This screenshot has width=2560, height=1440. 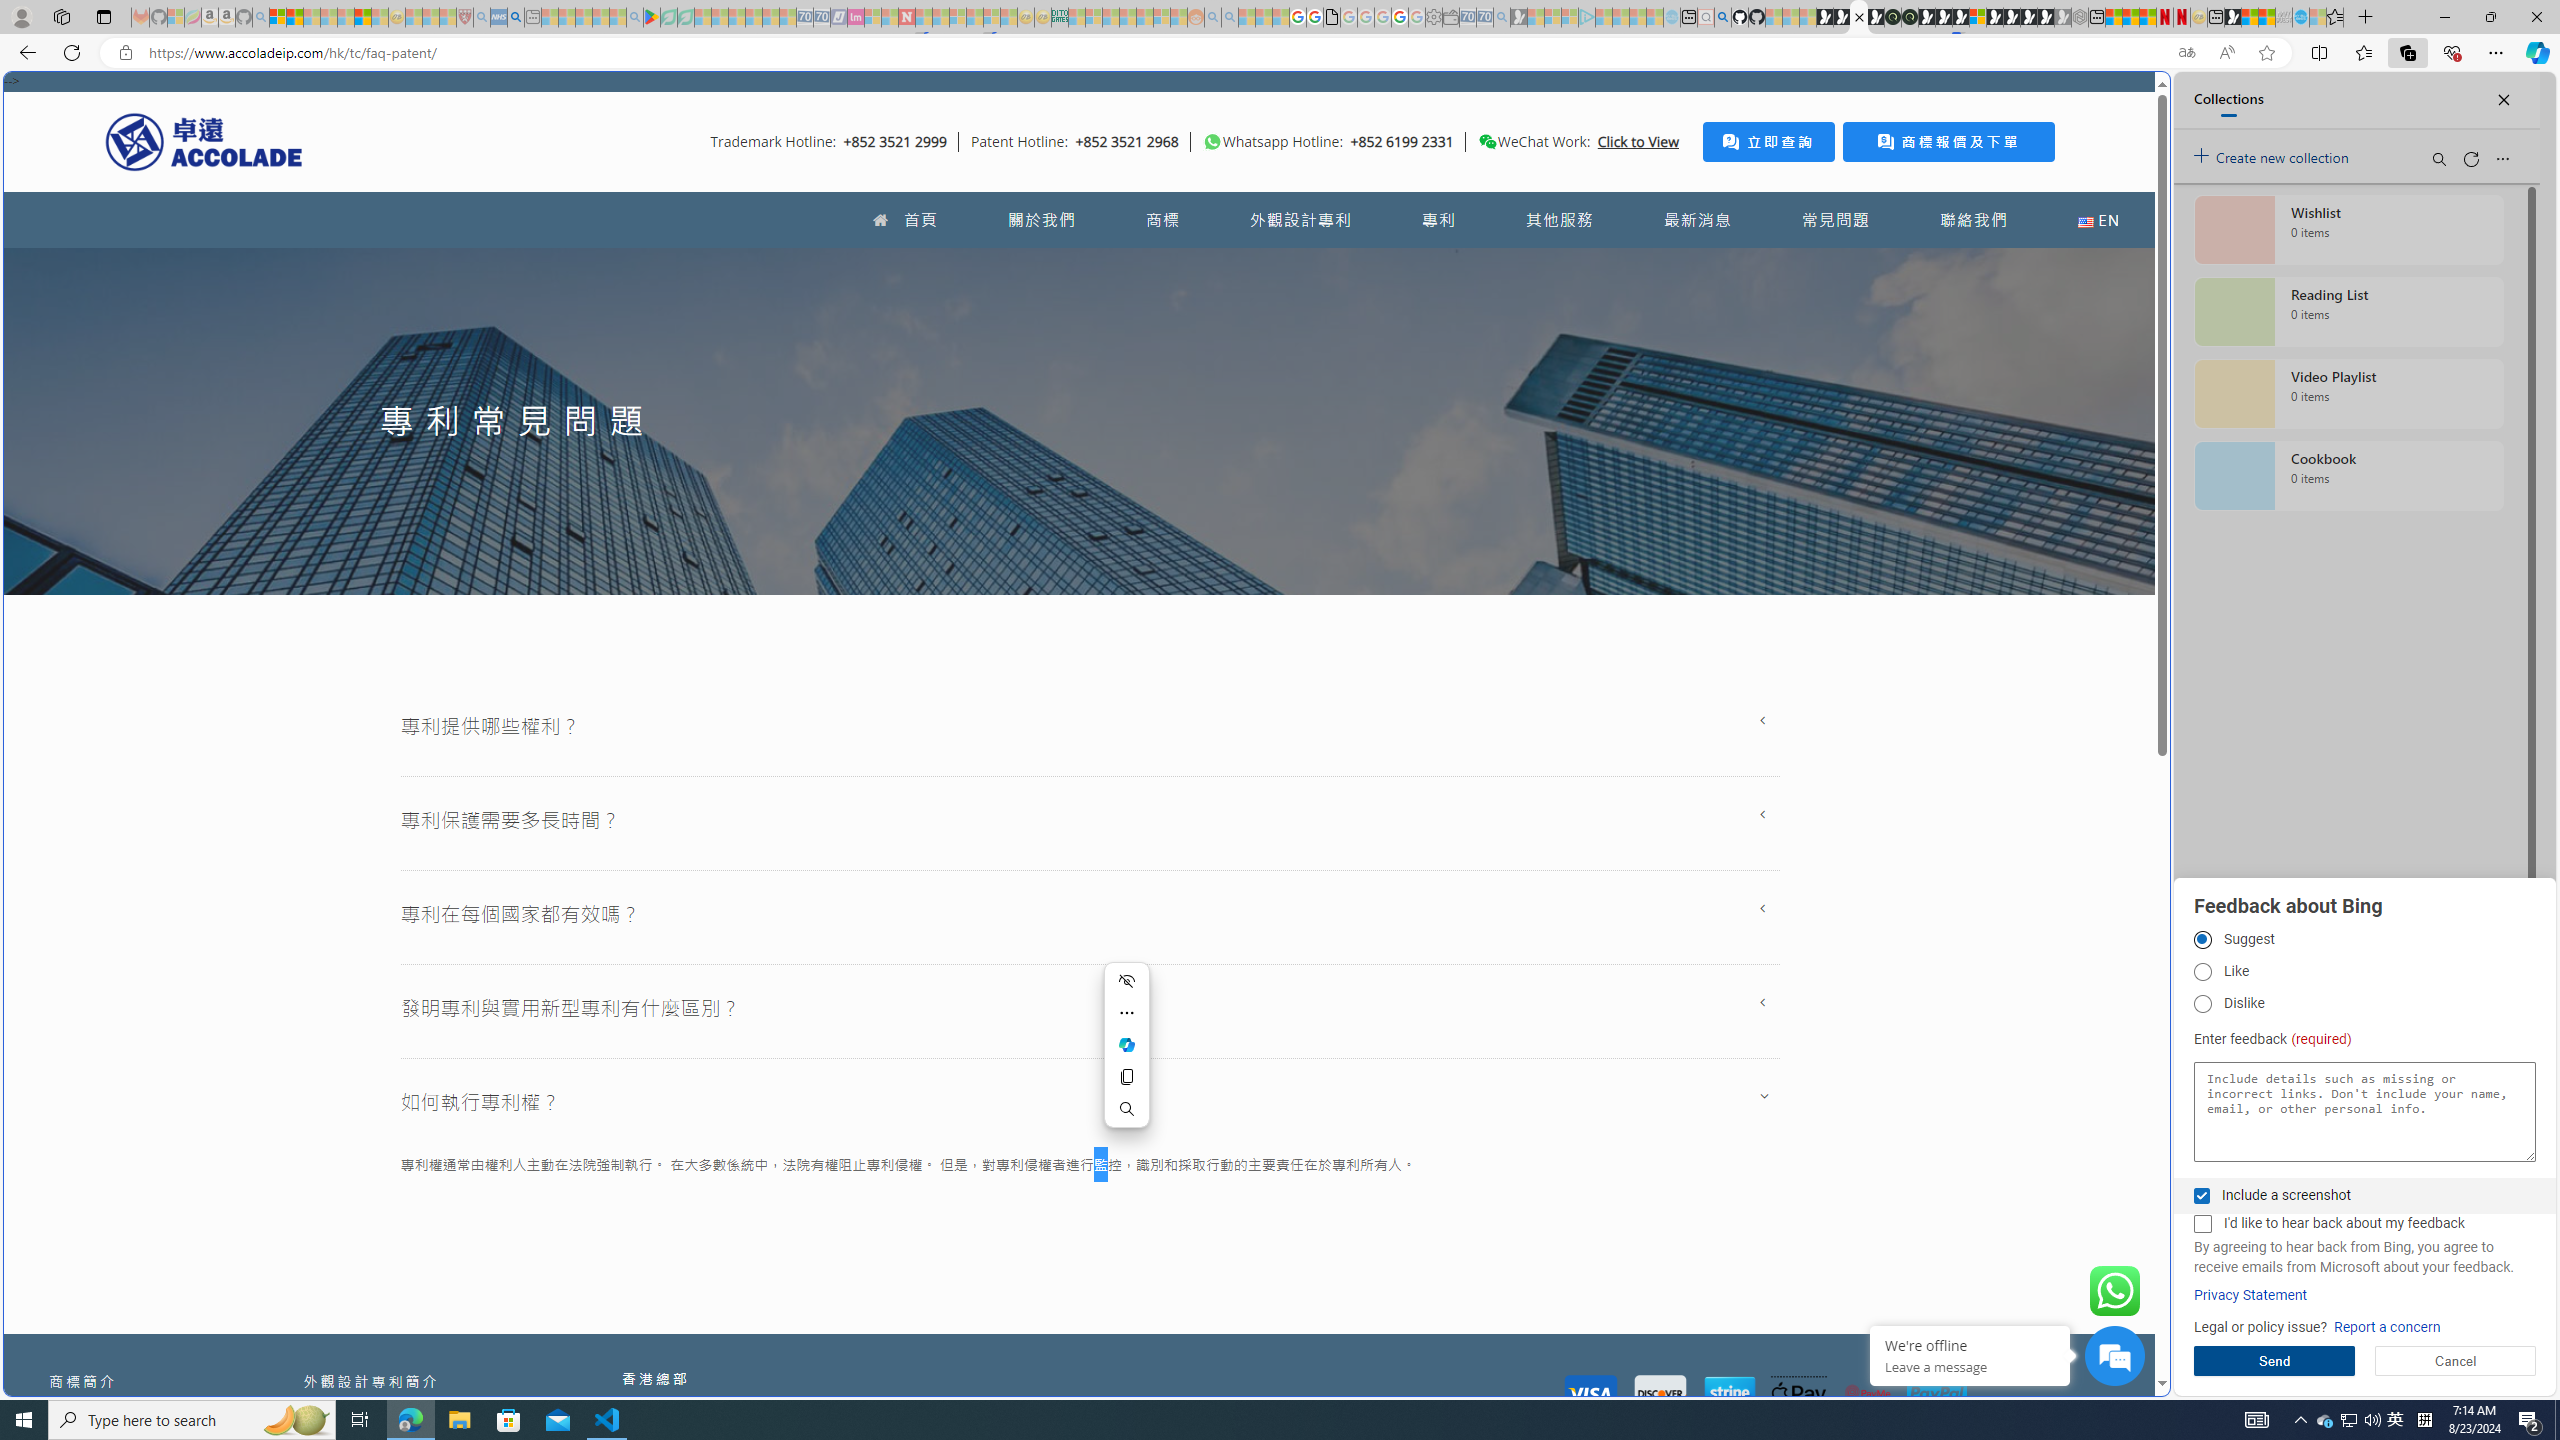 I want to click on 'Expert Portfolios - Sleeping', so click(x=1126, y=16).